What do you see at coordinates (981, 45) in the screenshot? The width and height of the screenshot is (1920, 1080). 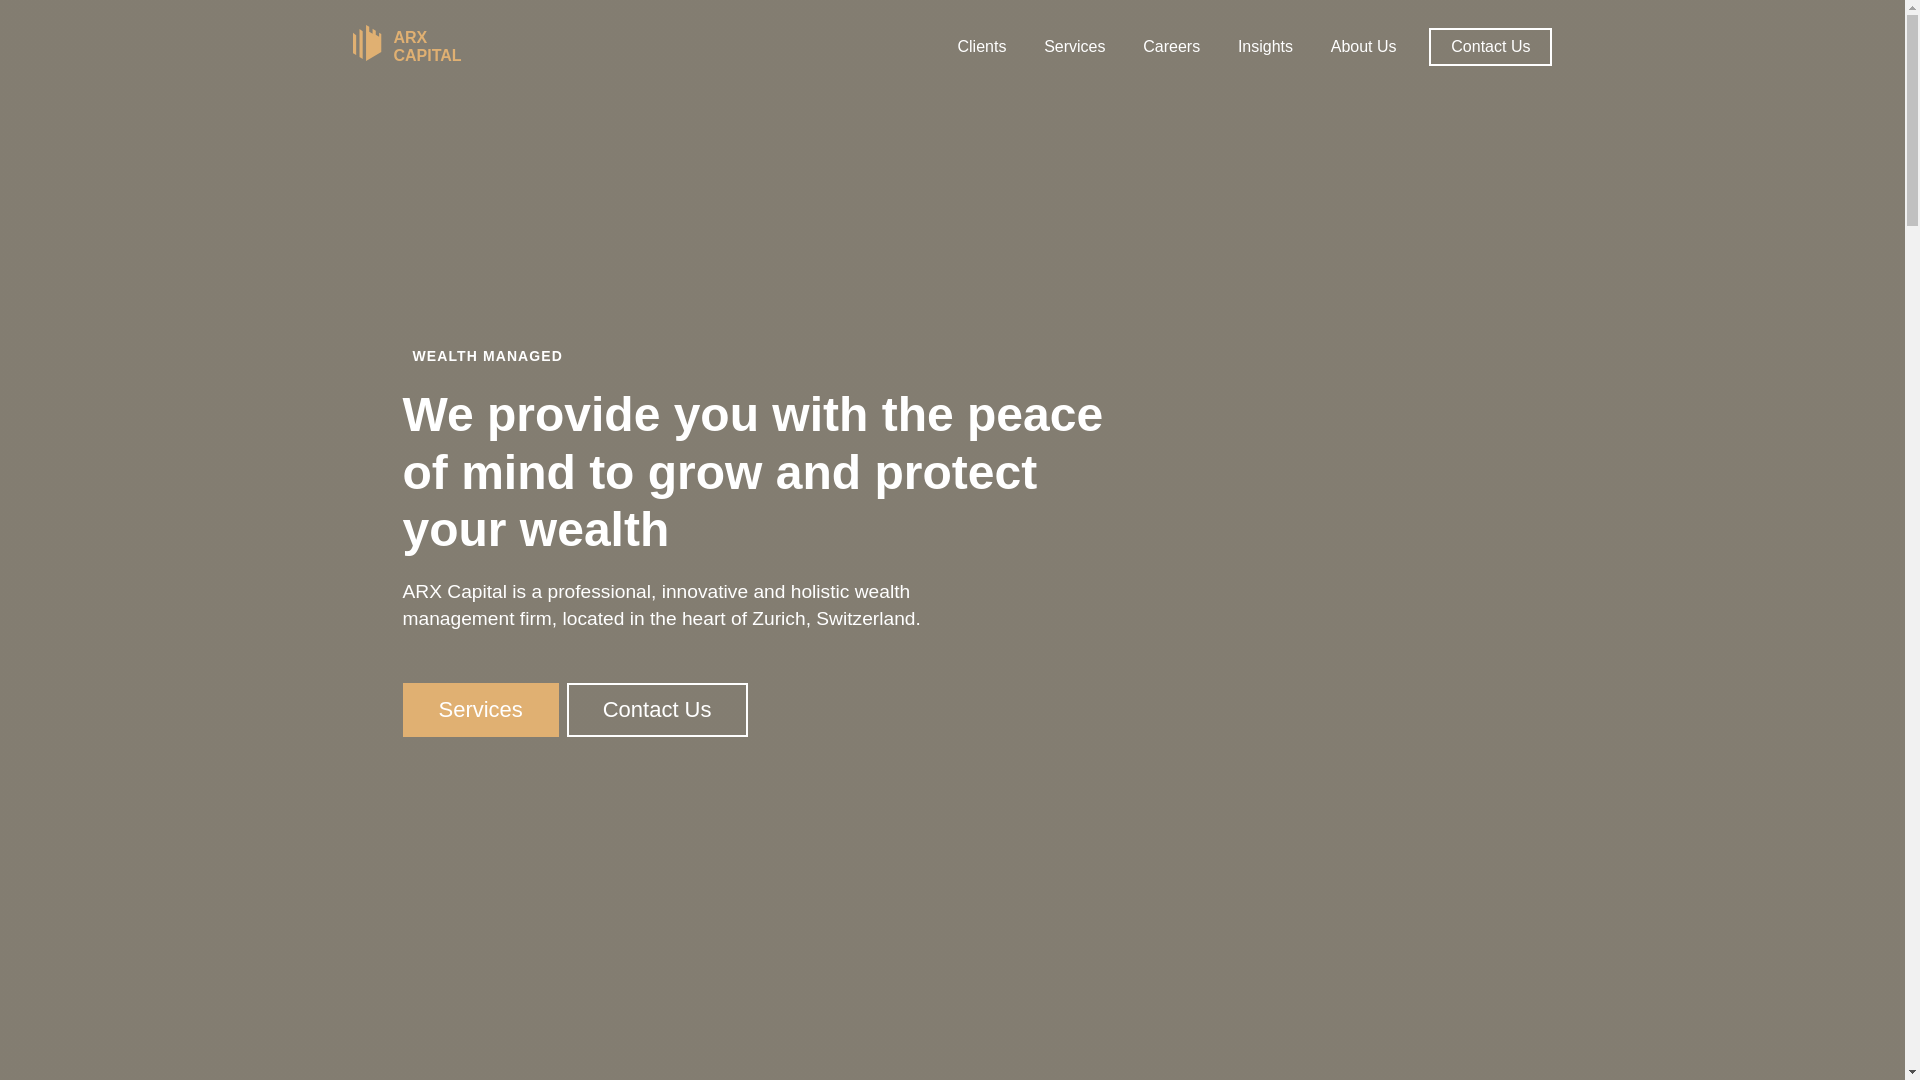 I see `'Clients'` at bounding box center [981, 45].